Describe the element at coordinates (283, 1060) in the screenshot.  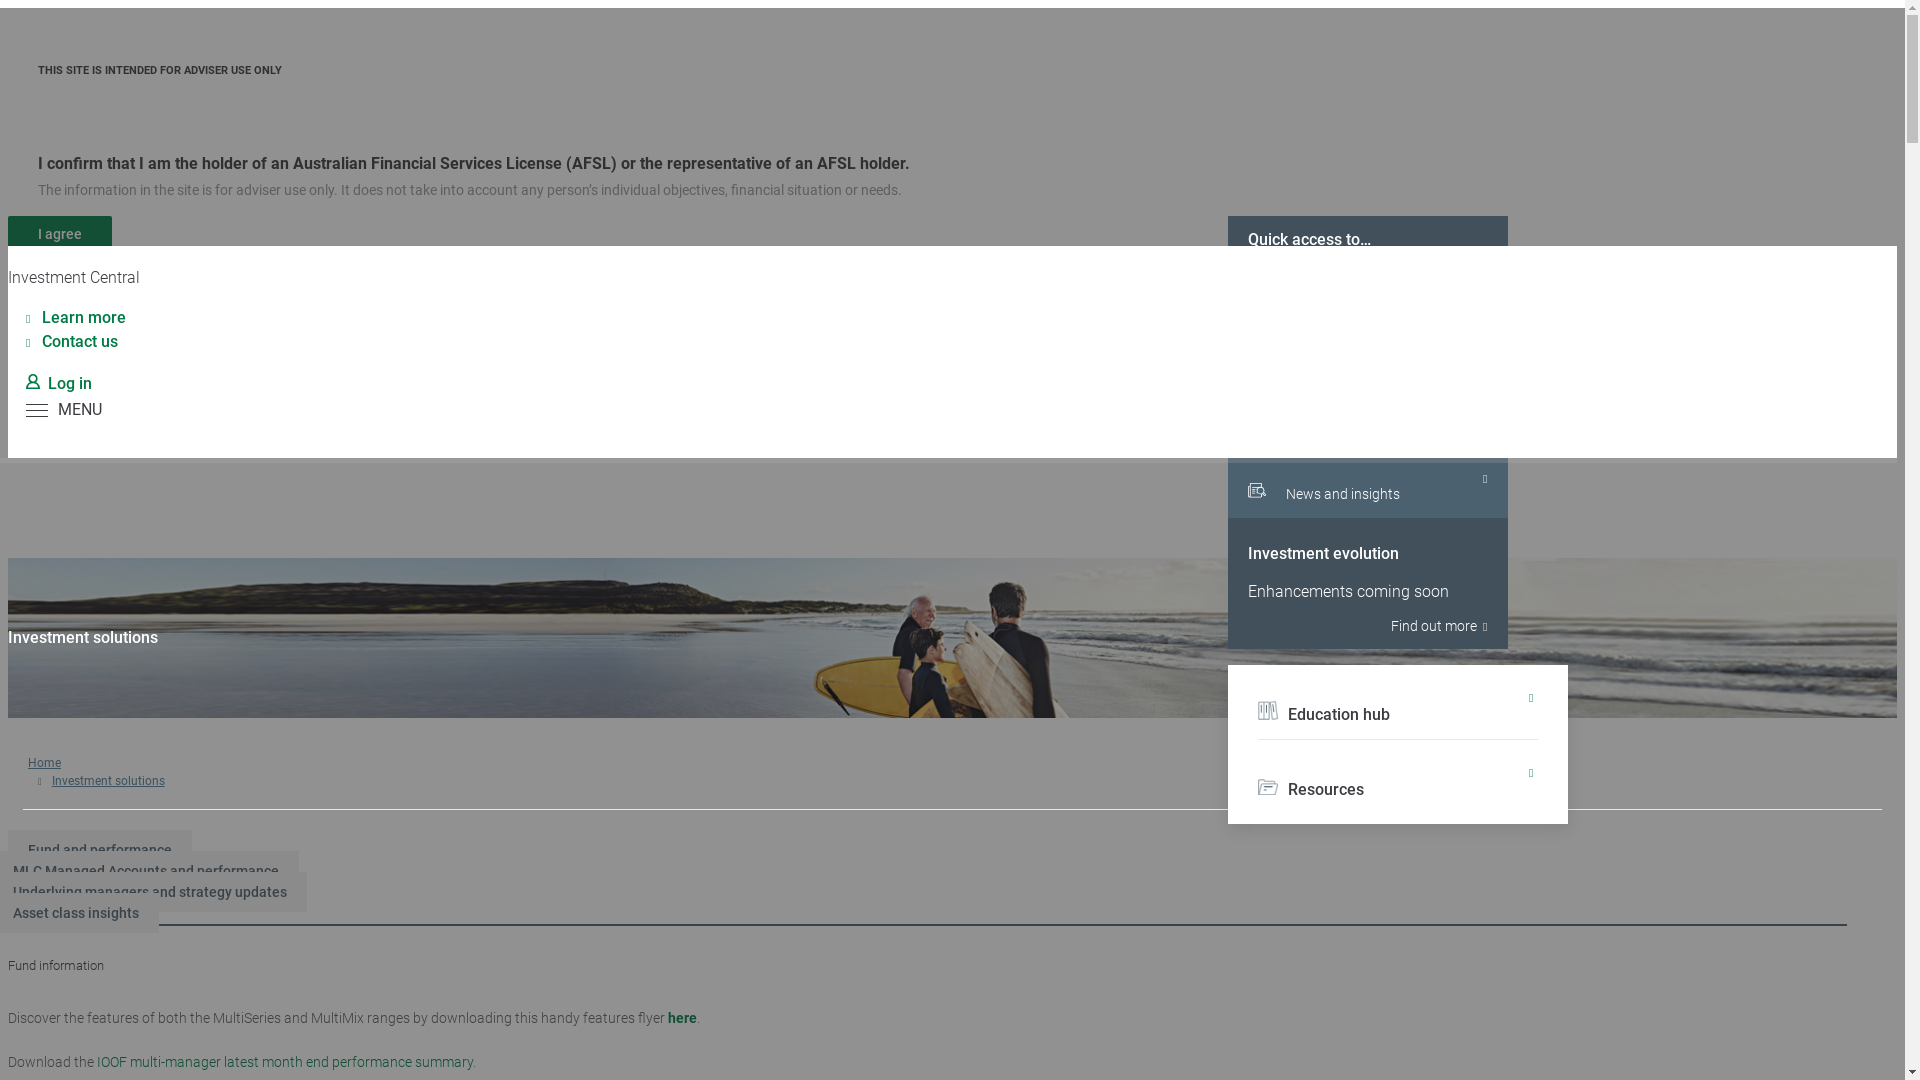
I see `'IOOF multi-manager latest month end performance summary'` at that location.